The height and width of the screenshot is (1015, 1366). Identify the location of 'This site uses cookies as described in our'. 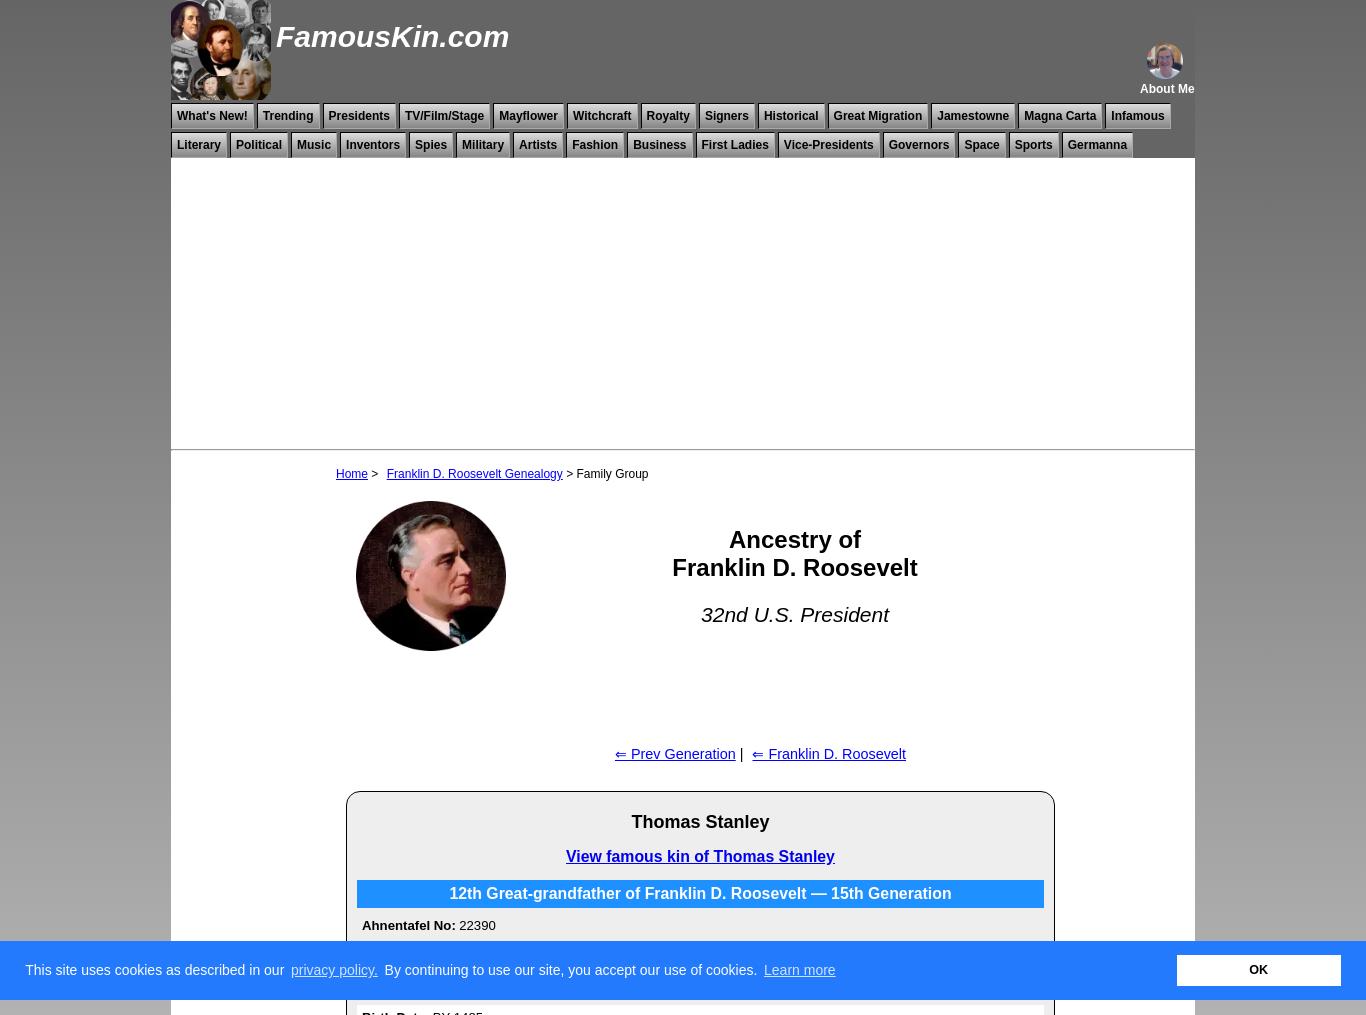
(155, 970).